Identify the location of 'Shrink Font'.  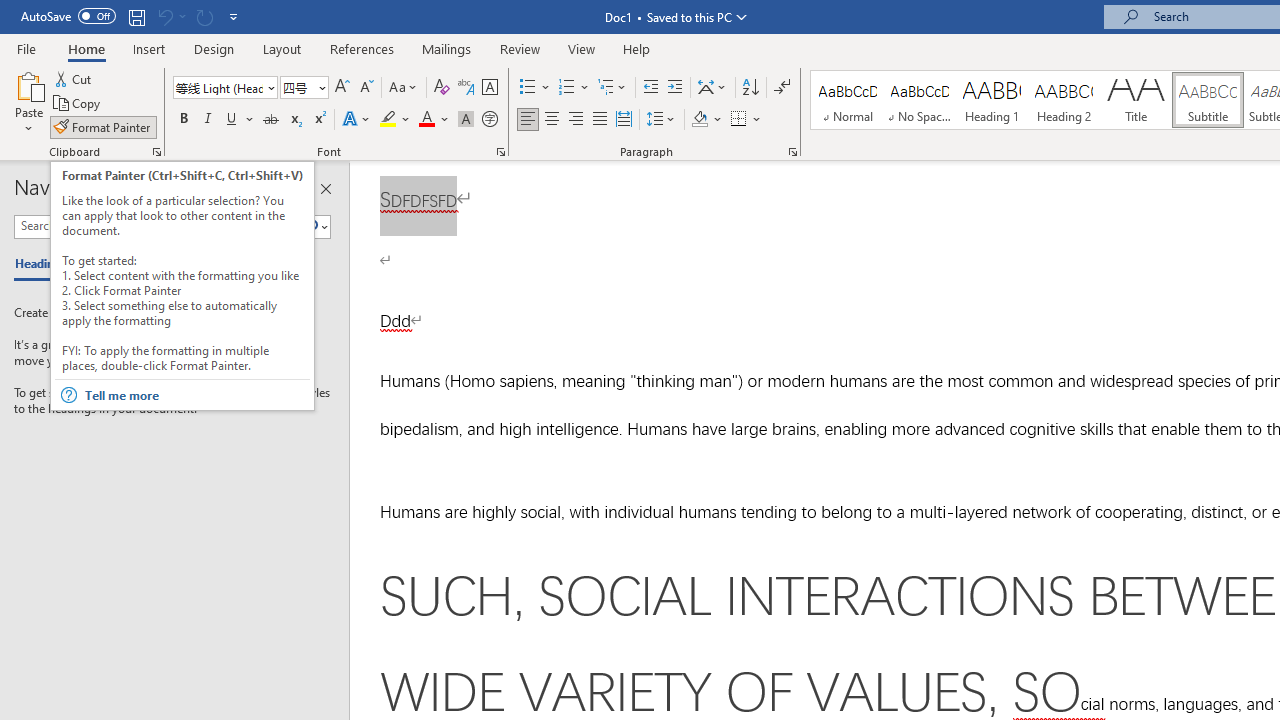
(366, 86).